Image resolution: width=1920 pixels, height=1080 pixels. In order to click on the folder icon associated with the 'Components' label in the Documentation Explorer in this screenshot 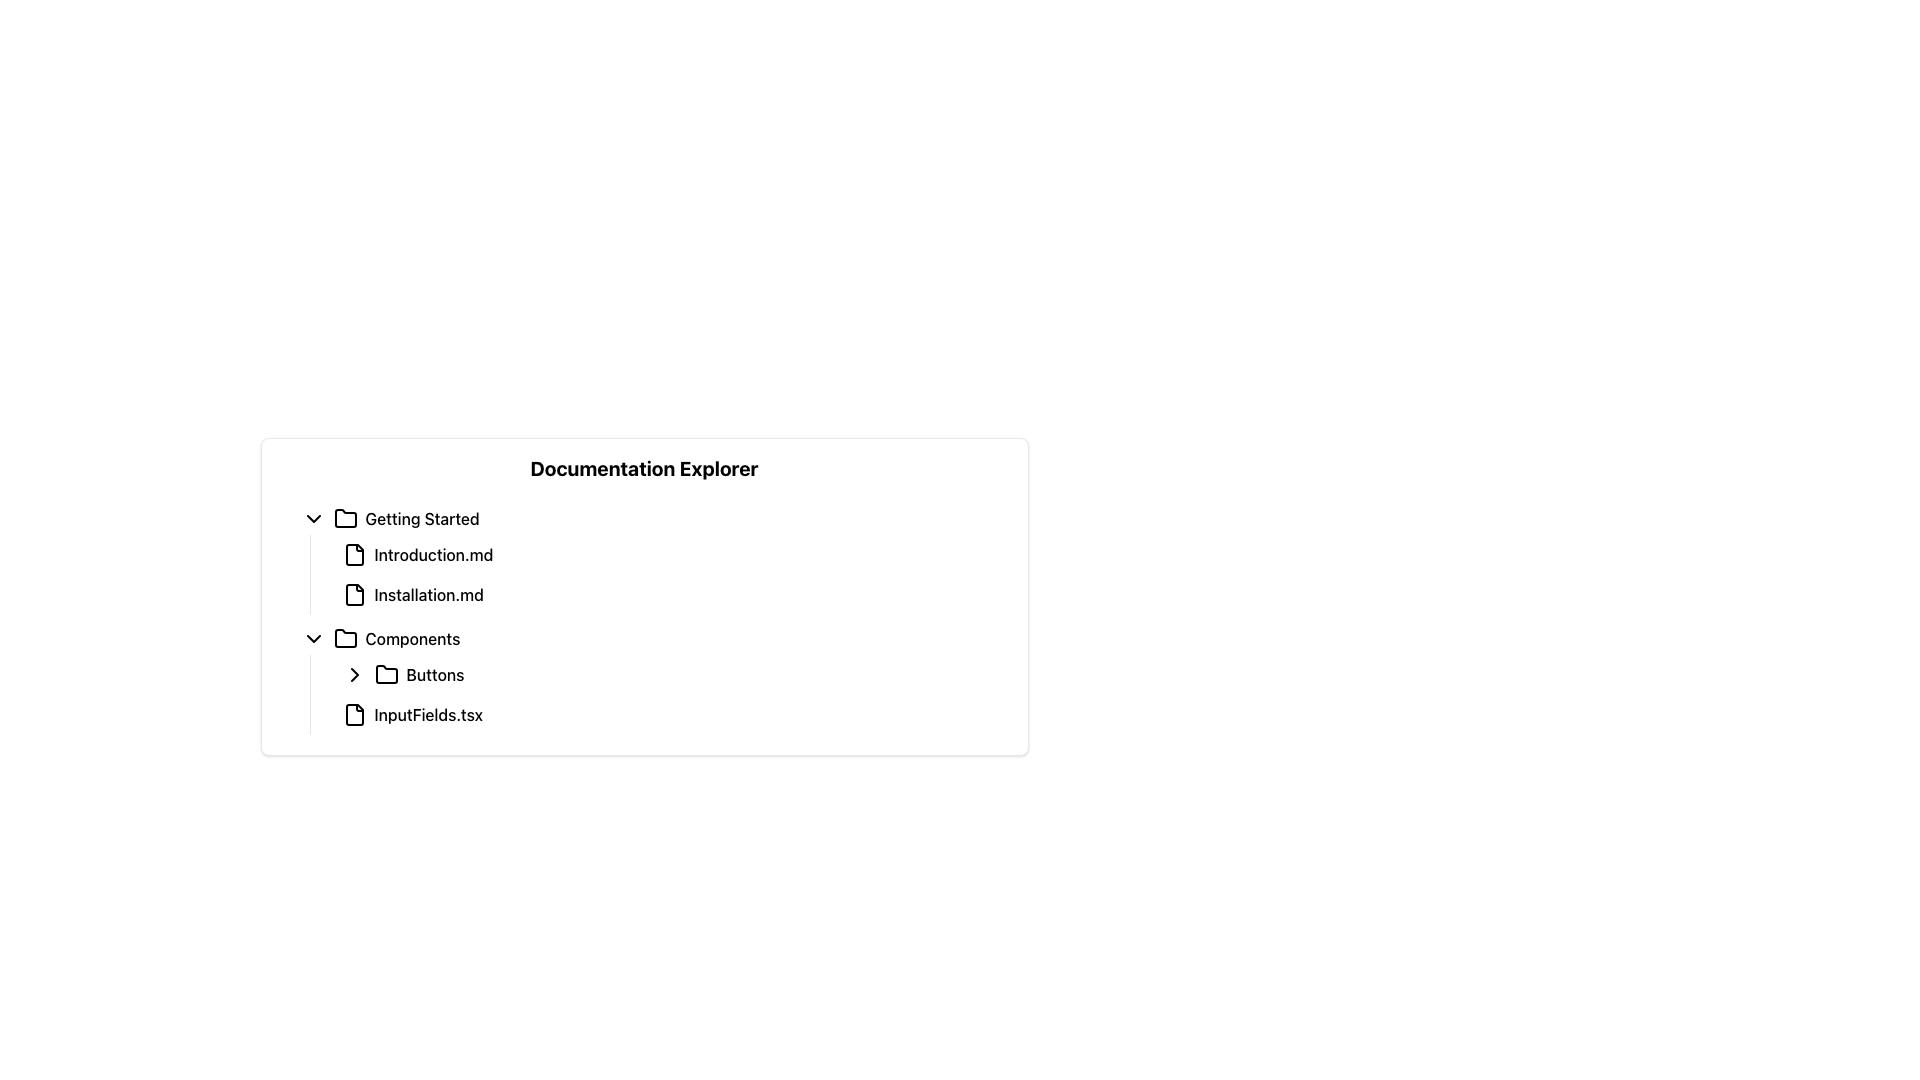, I will do `click(345, 638)`.